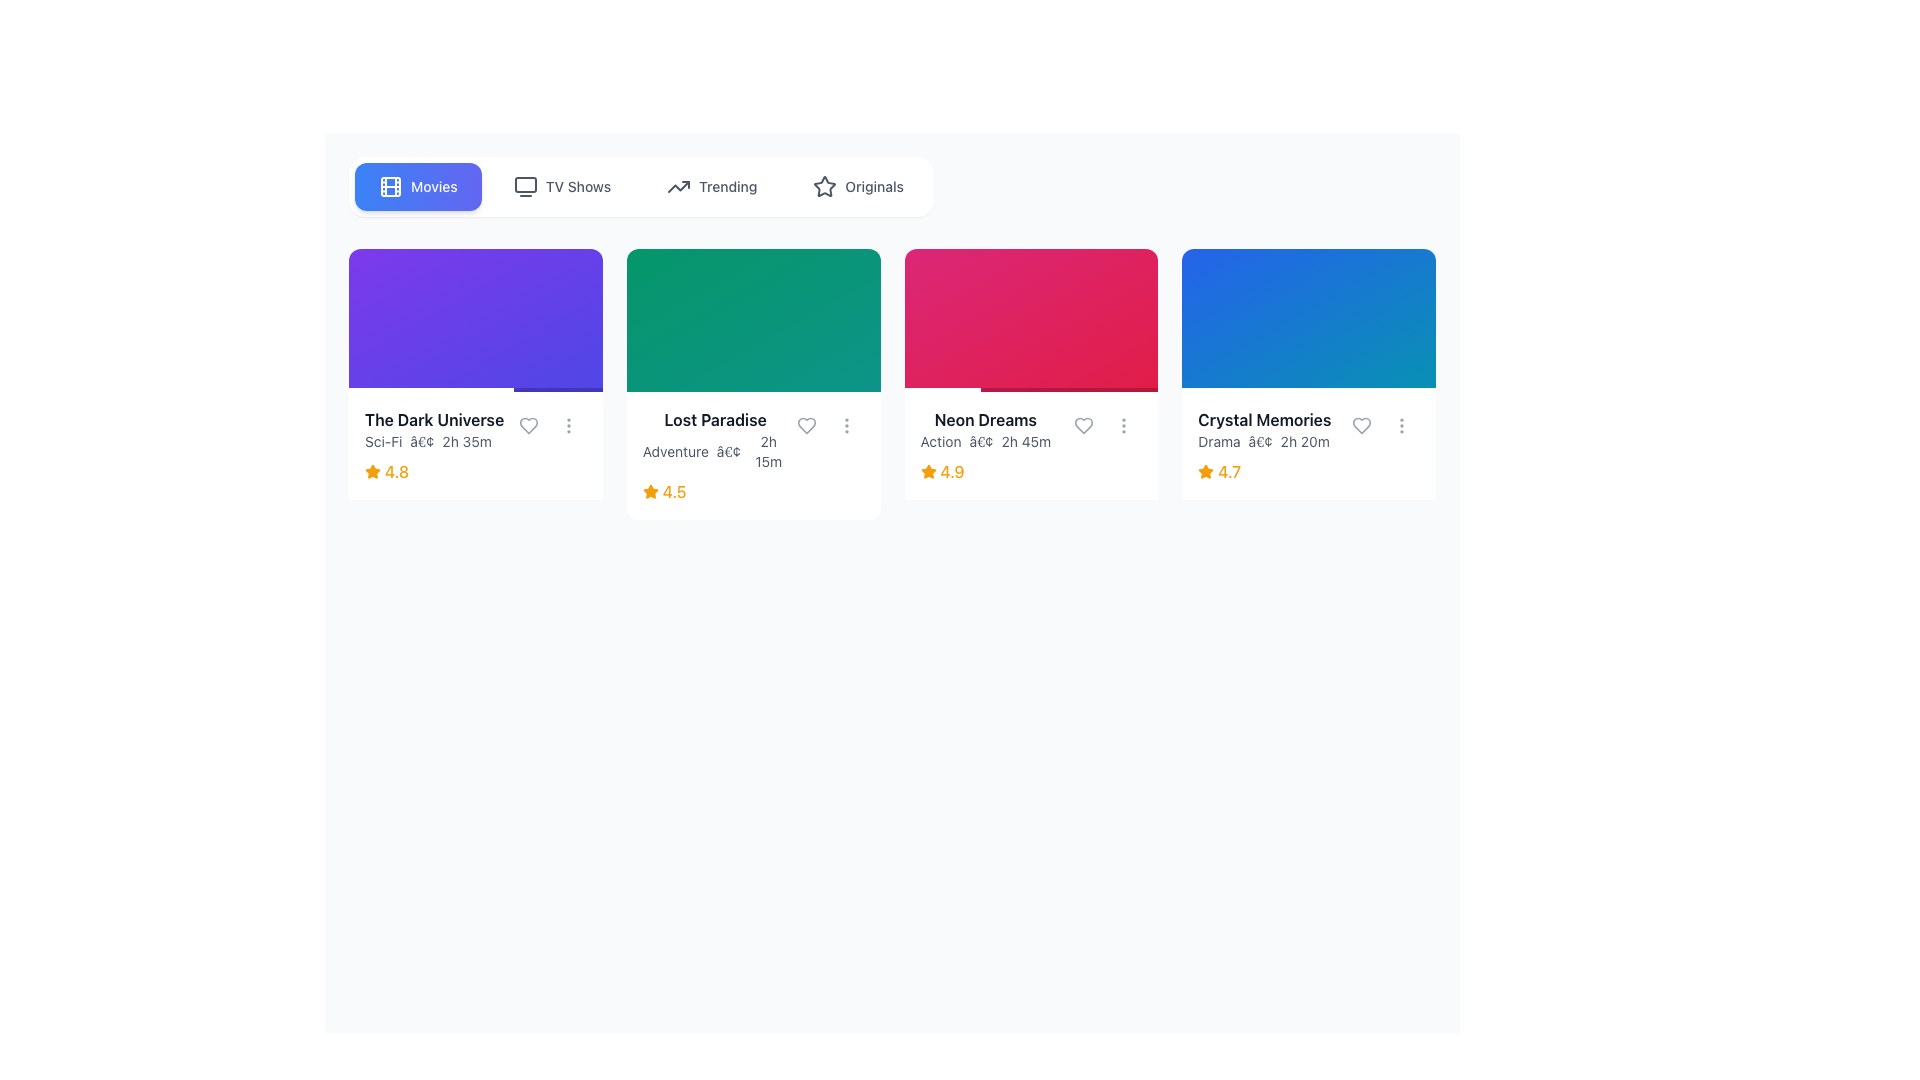  Describe the element at coordinates (927, 471) in the screenshot. I see `the small star-shaped icon with a yellow fill, located in the movie rating section below the 'Neon Dreams' movie card, which signifies its association with ratings` at that location.